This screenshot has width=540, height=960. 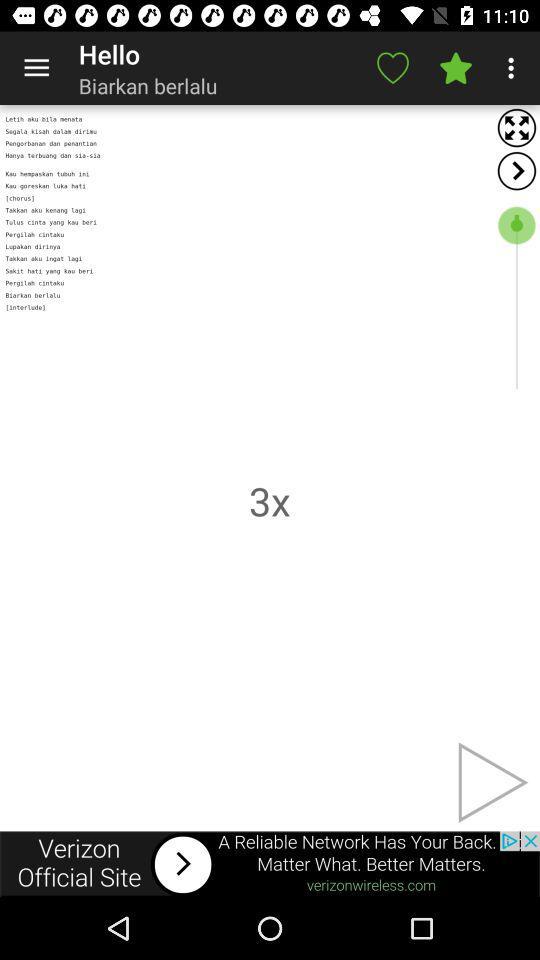 I want to click on the arrow_forward icon, so click(x=516, y=170).